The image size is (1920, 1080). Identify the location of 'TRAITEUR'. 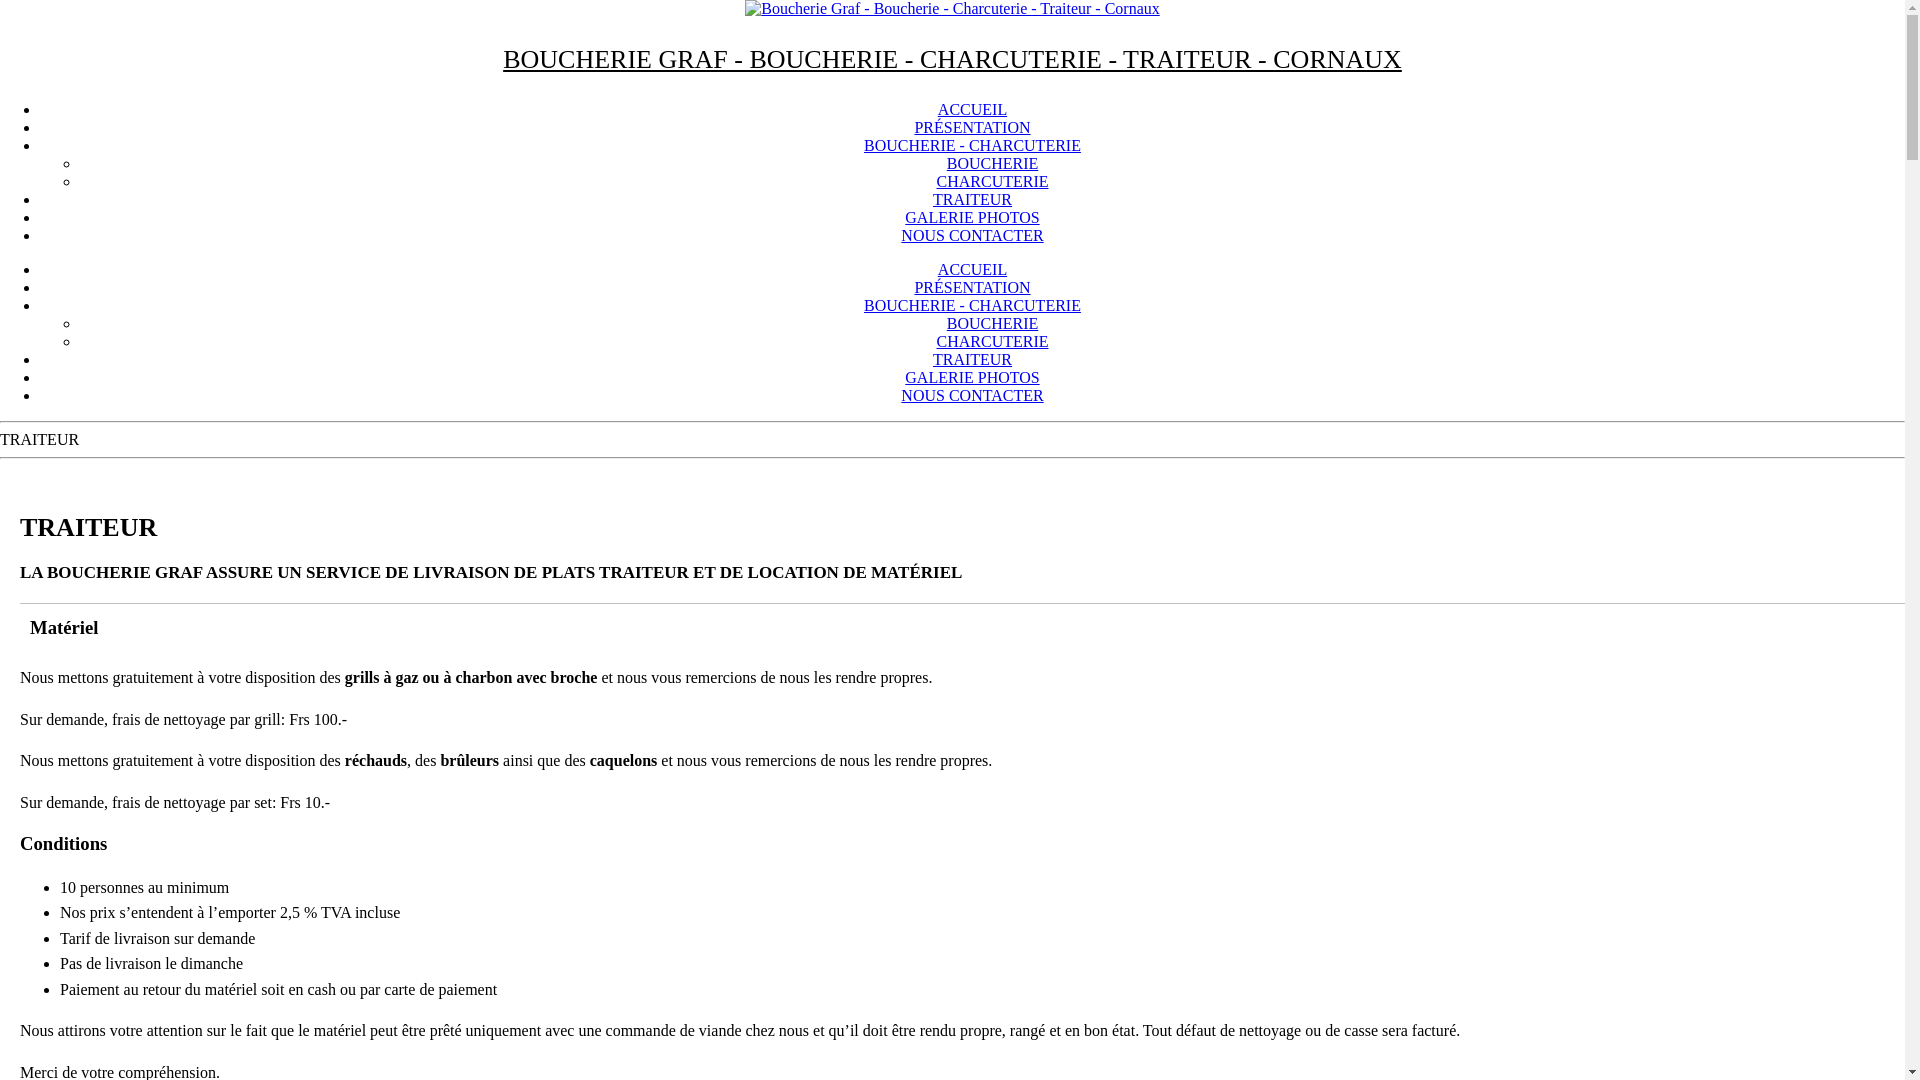
(972, 199).